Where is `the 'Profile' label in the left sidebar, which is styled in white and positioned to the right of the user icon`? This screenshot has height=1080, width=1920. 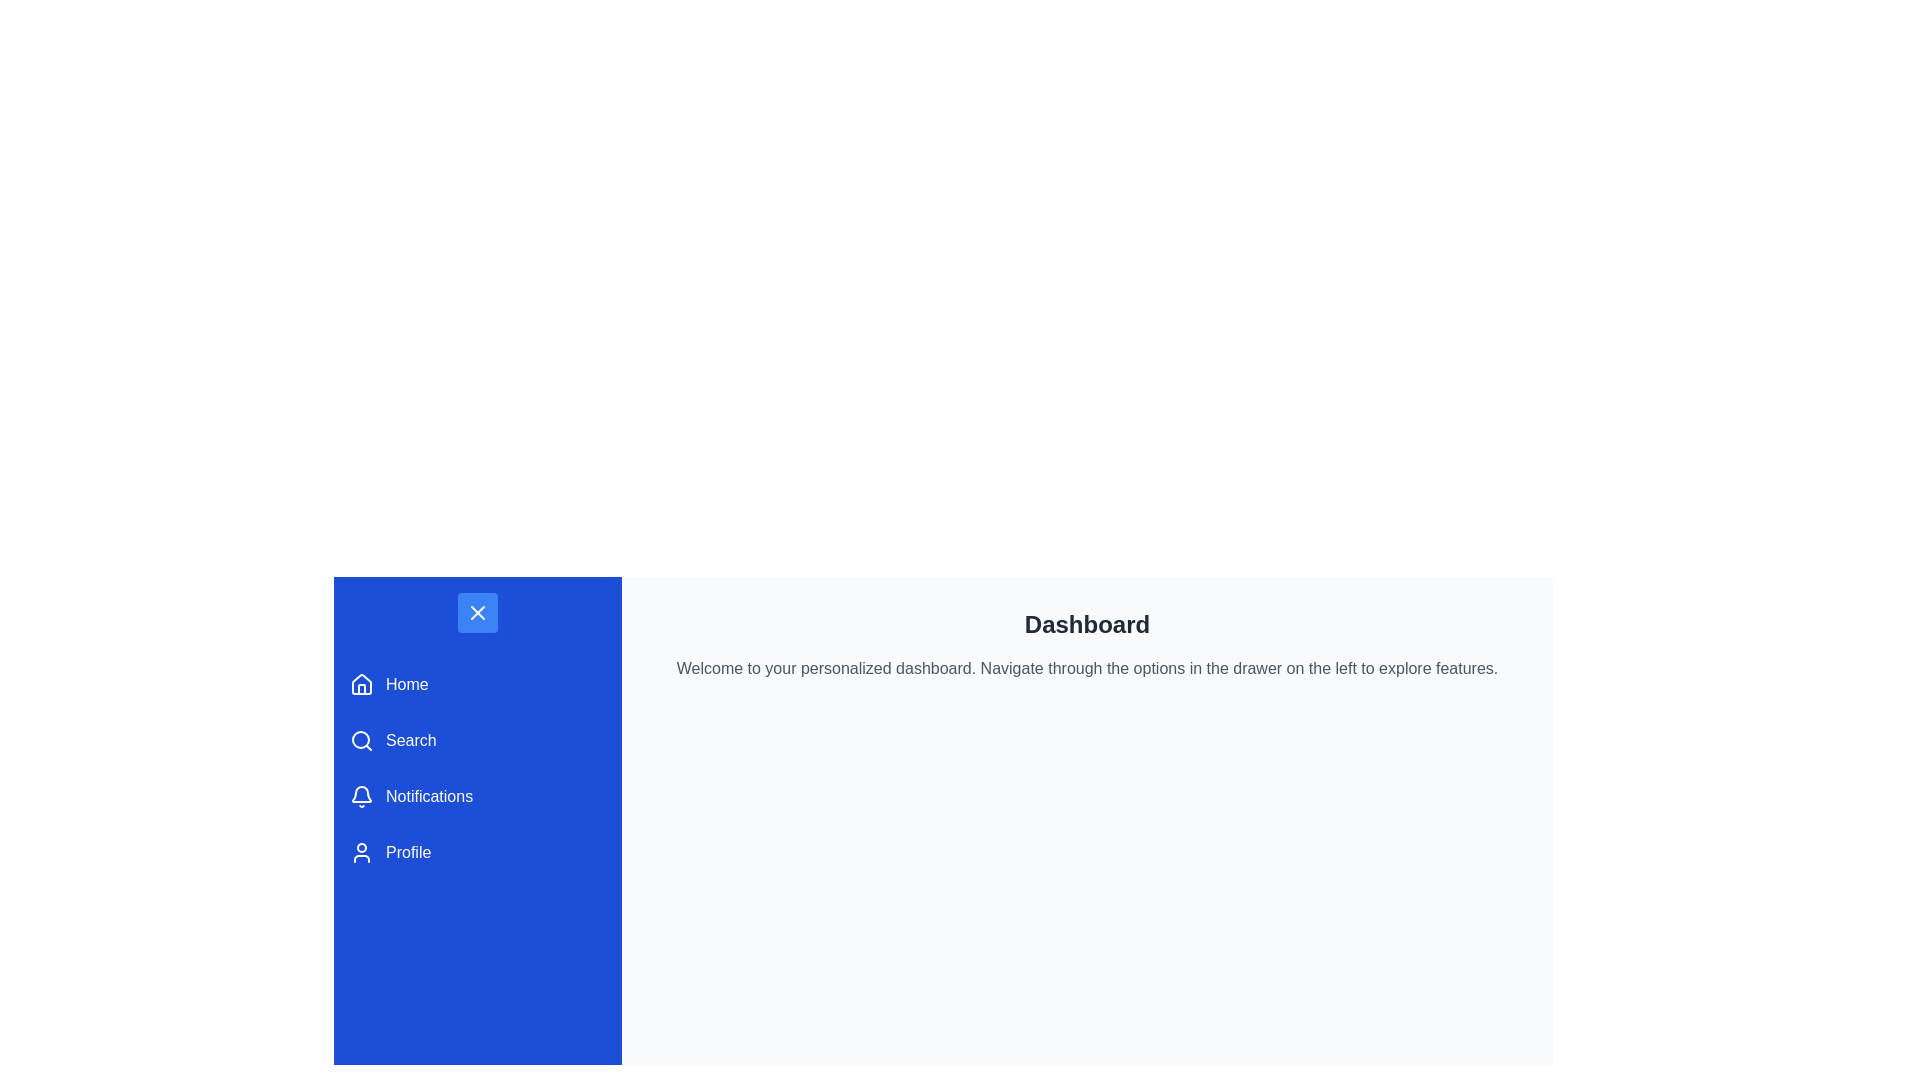
the 'Profile' label in the left sidebar, which is styled in white and positioned to the right of the user icon is located at coordinates (407, 852).